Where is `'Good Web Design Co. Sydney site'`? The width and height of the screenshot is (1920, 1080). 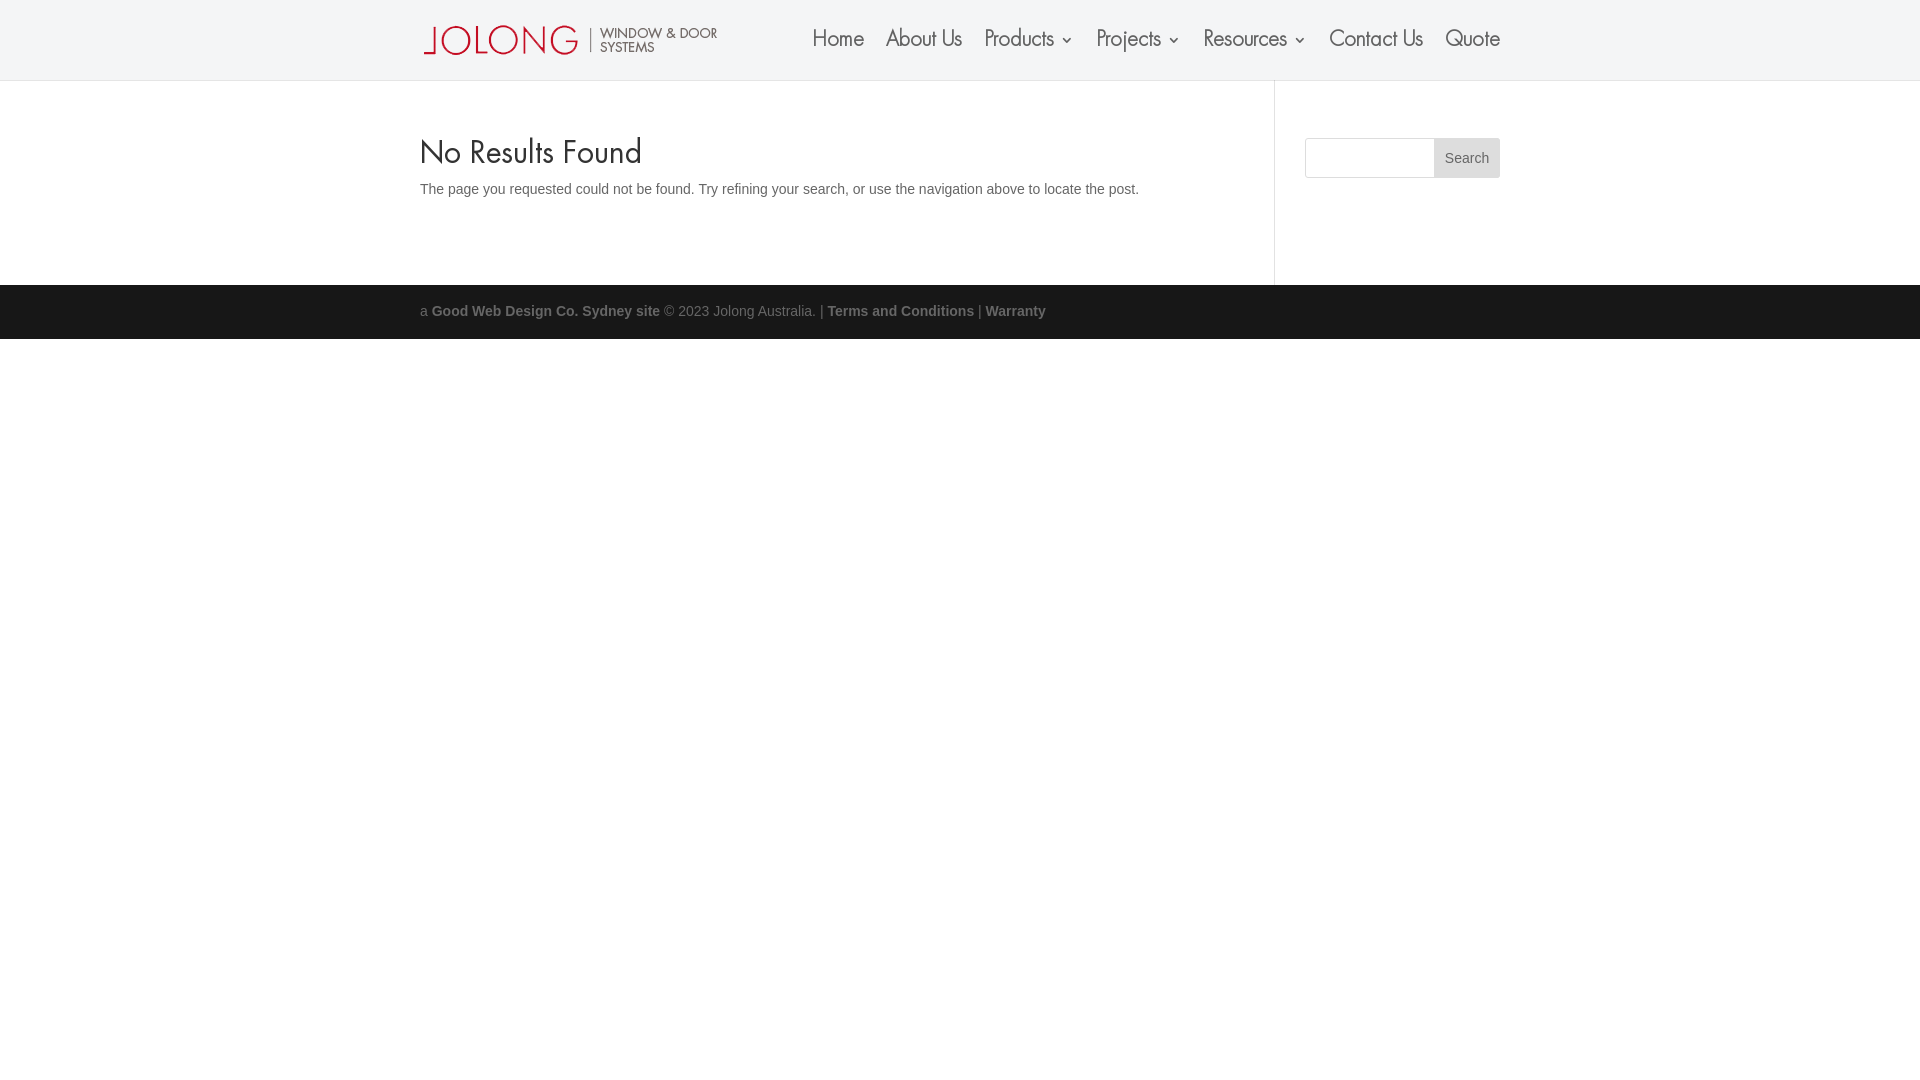
'Good Web Design Co. Sydney site' is located at coordinates (546, 311).